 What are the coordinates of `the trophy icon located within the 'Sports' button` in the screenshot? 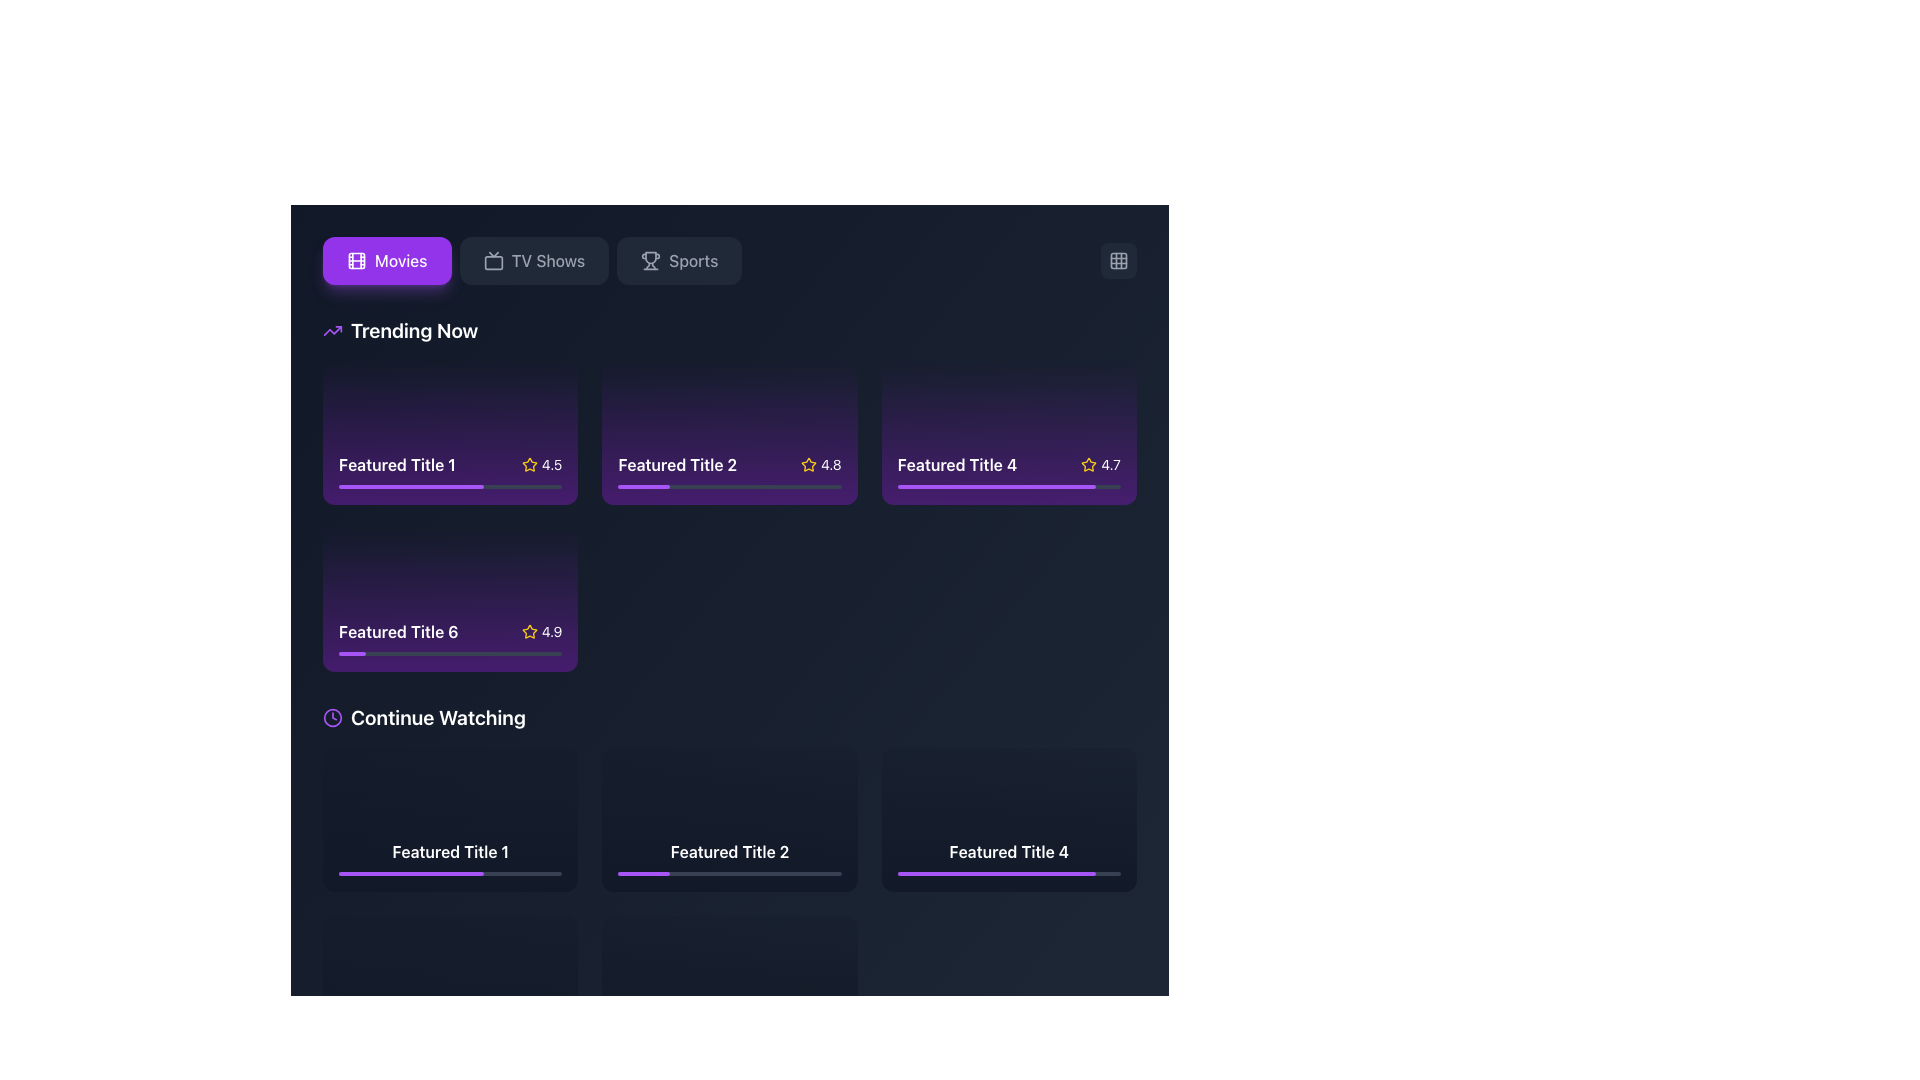 It's located at (651, 260).